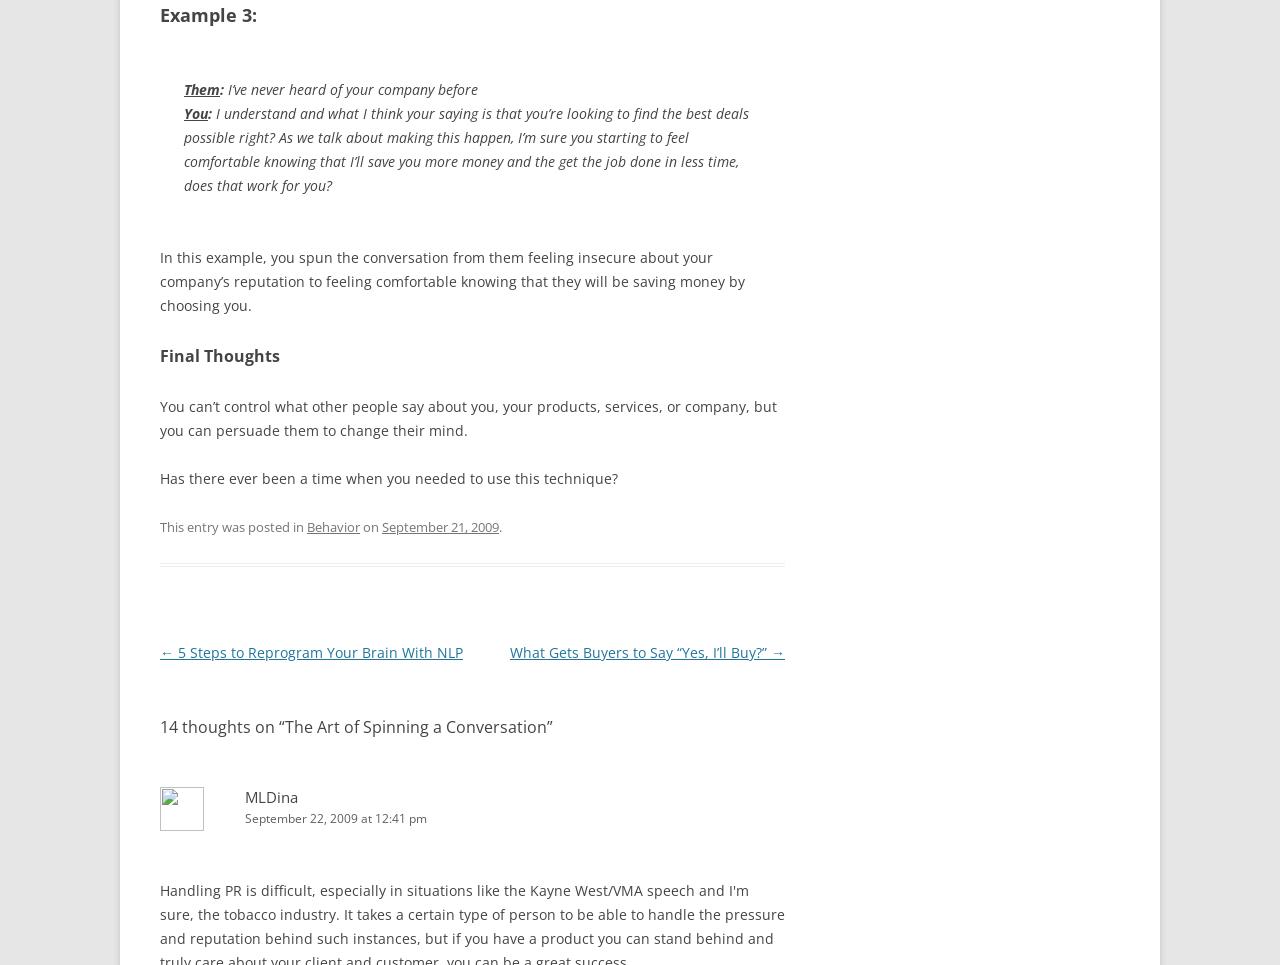 The image size is (1280, 965). Describe the element at coordinates (465, 148) in the screenshot. I see `'I understand and what I think your saying is that you’re looking to find the best deals possible right? As we talk about making this happen, I’m sure you starting to feel comfortable knowing that I’ll save you more money and the get the job done in less time, does that work for you?'` at that location.